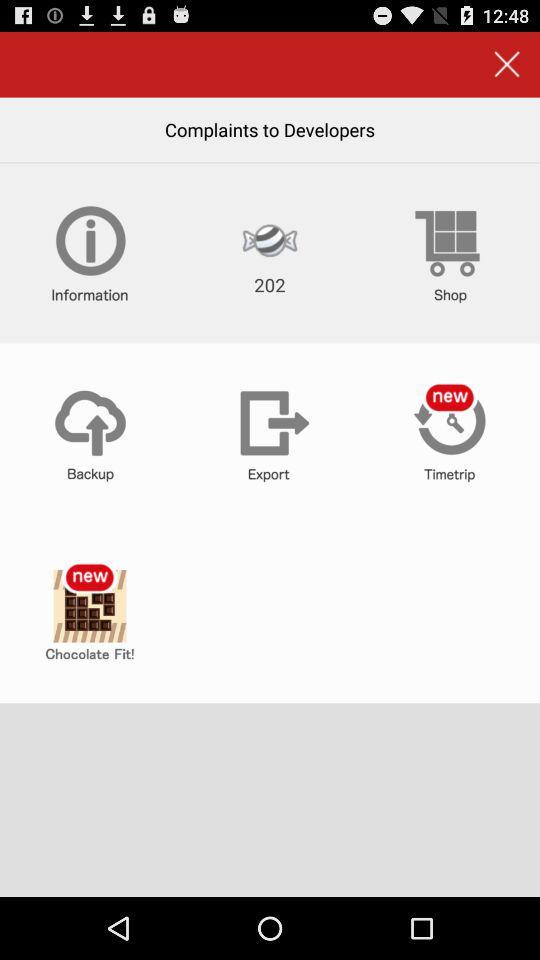 The height and width of the screenshot is (960, 540). I want to click on export data from app, so click(270, 433).